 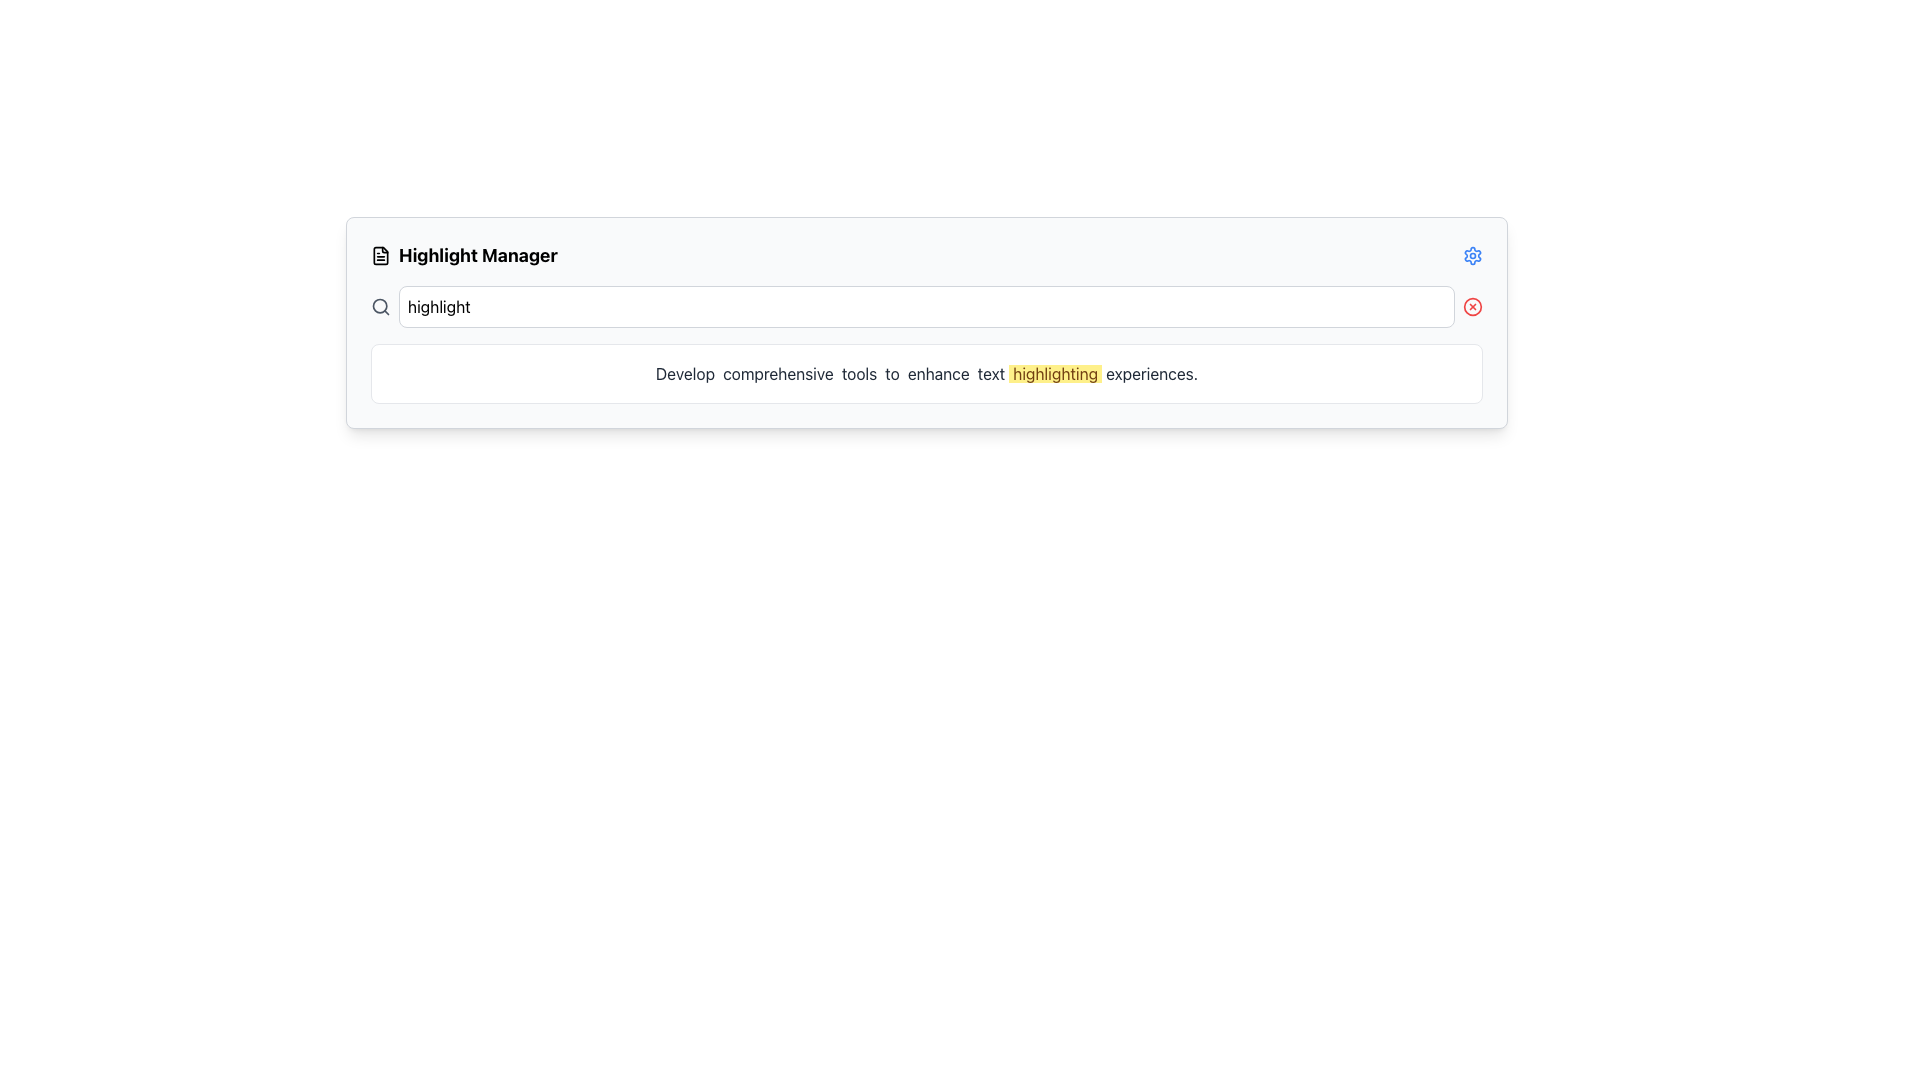 What do you see at coordinates (991, 374) in the screenshot?
I see `the text label 'text' which is the sixth word in the sentence 'Develop comprehensive tools to enhance text highlighting experiences.'` at bounding box center [991, 374].